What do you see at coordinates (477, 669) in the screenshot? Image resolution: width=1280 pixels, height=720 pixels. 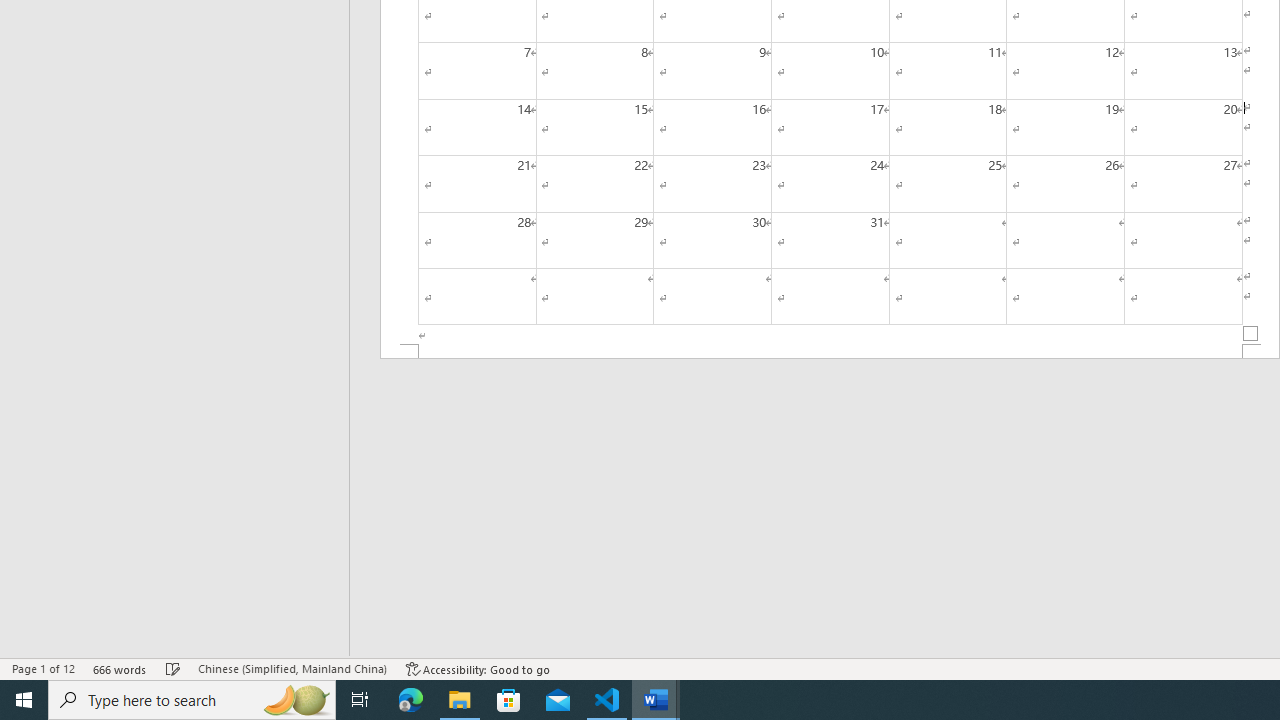 I see `'Accessibility Checker Accessibility: Good to go'` at bounding box center [477, 669].